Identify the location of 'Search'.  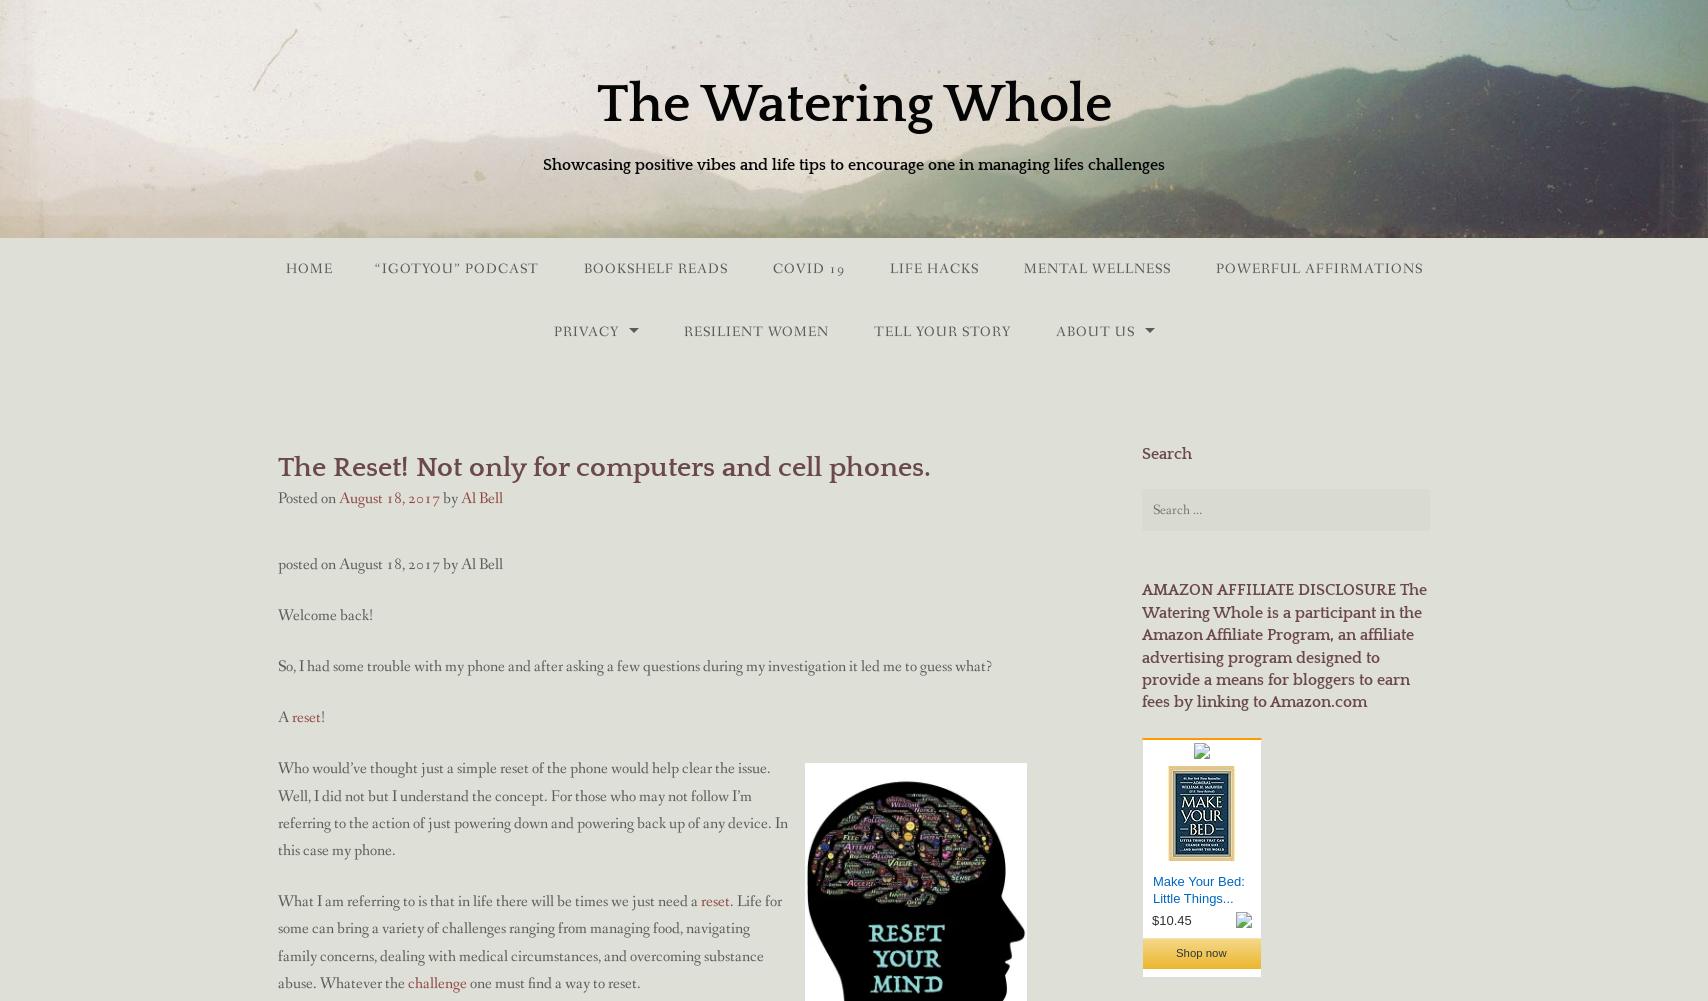
(1167, 453).